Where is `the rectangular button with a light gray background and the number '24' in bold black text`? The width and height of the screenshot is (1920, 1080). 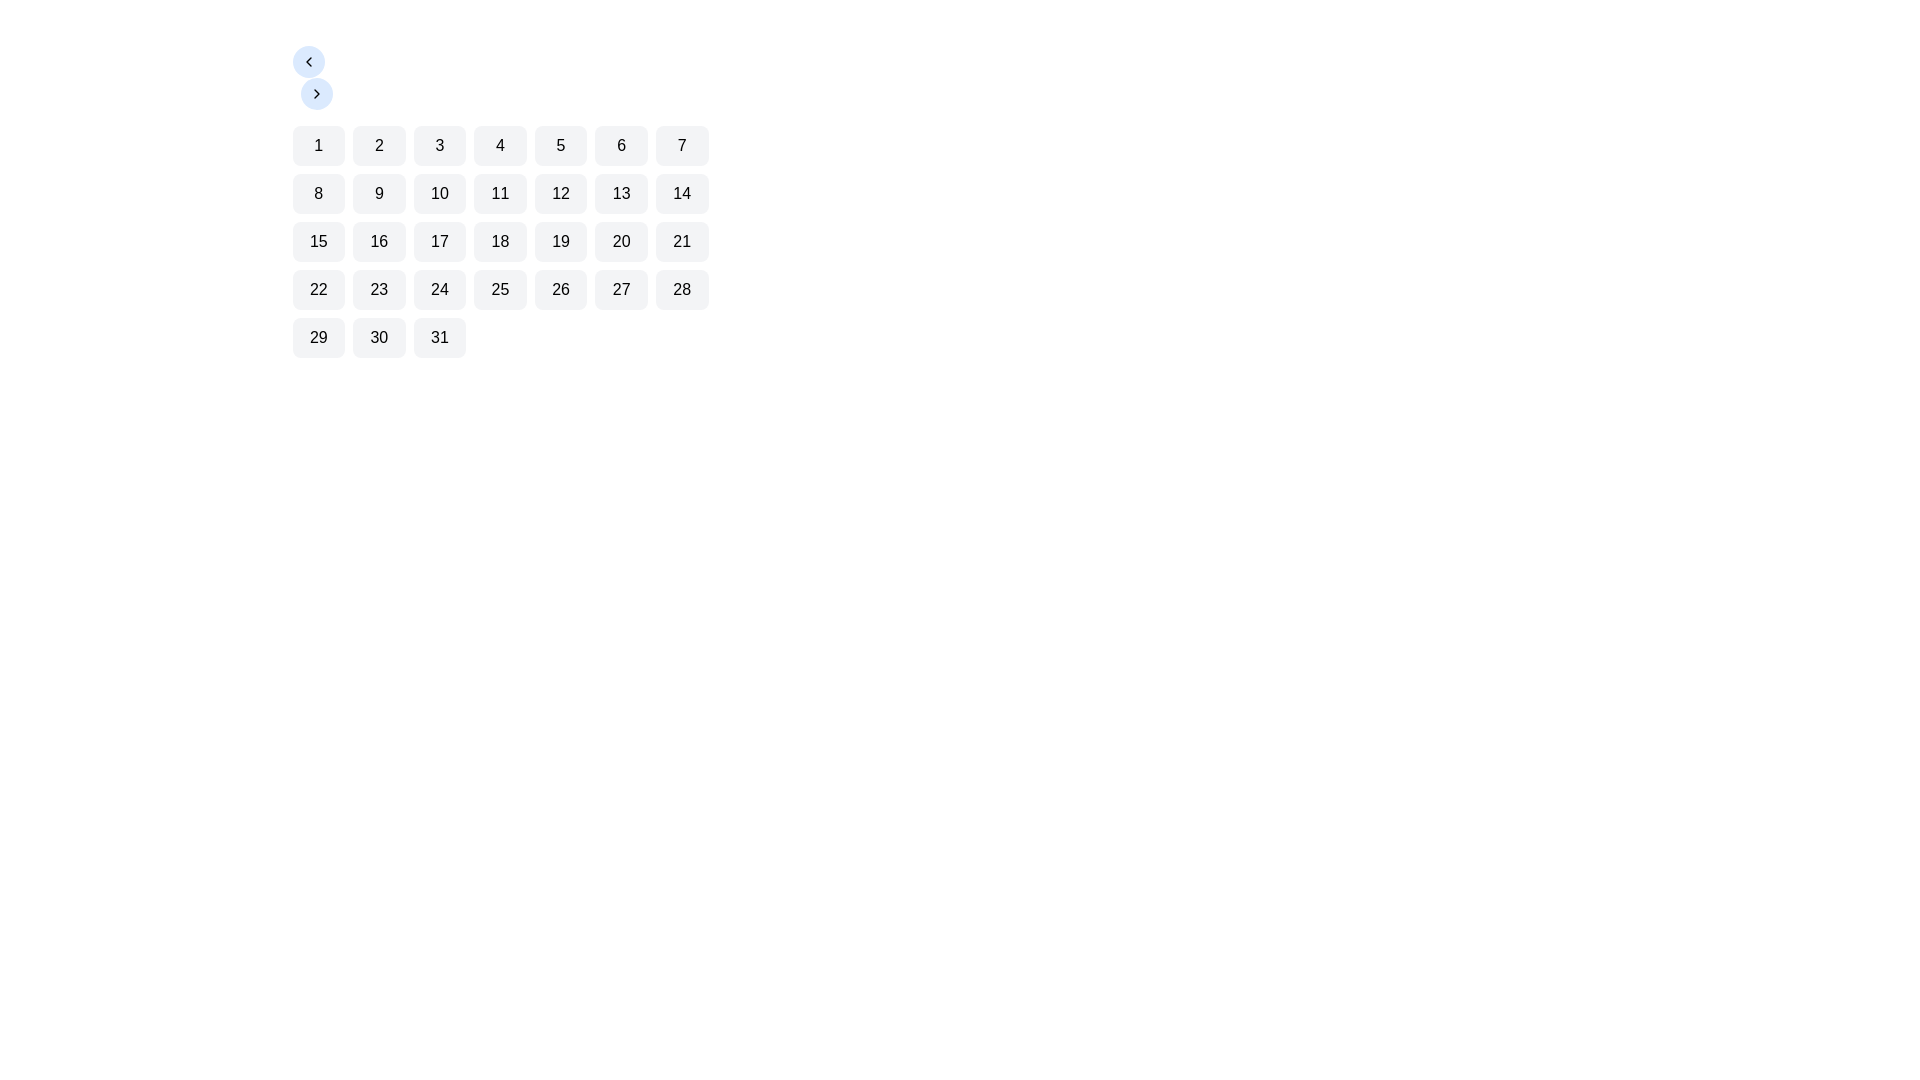 the rectangular button with a light gray background and the number '24' in bold black text is located at coordinates (438, 289).